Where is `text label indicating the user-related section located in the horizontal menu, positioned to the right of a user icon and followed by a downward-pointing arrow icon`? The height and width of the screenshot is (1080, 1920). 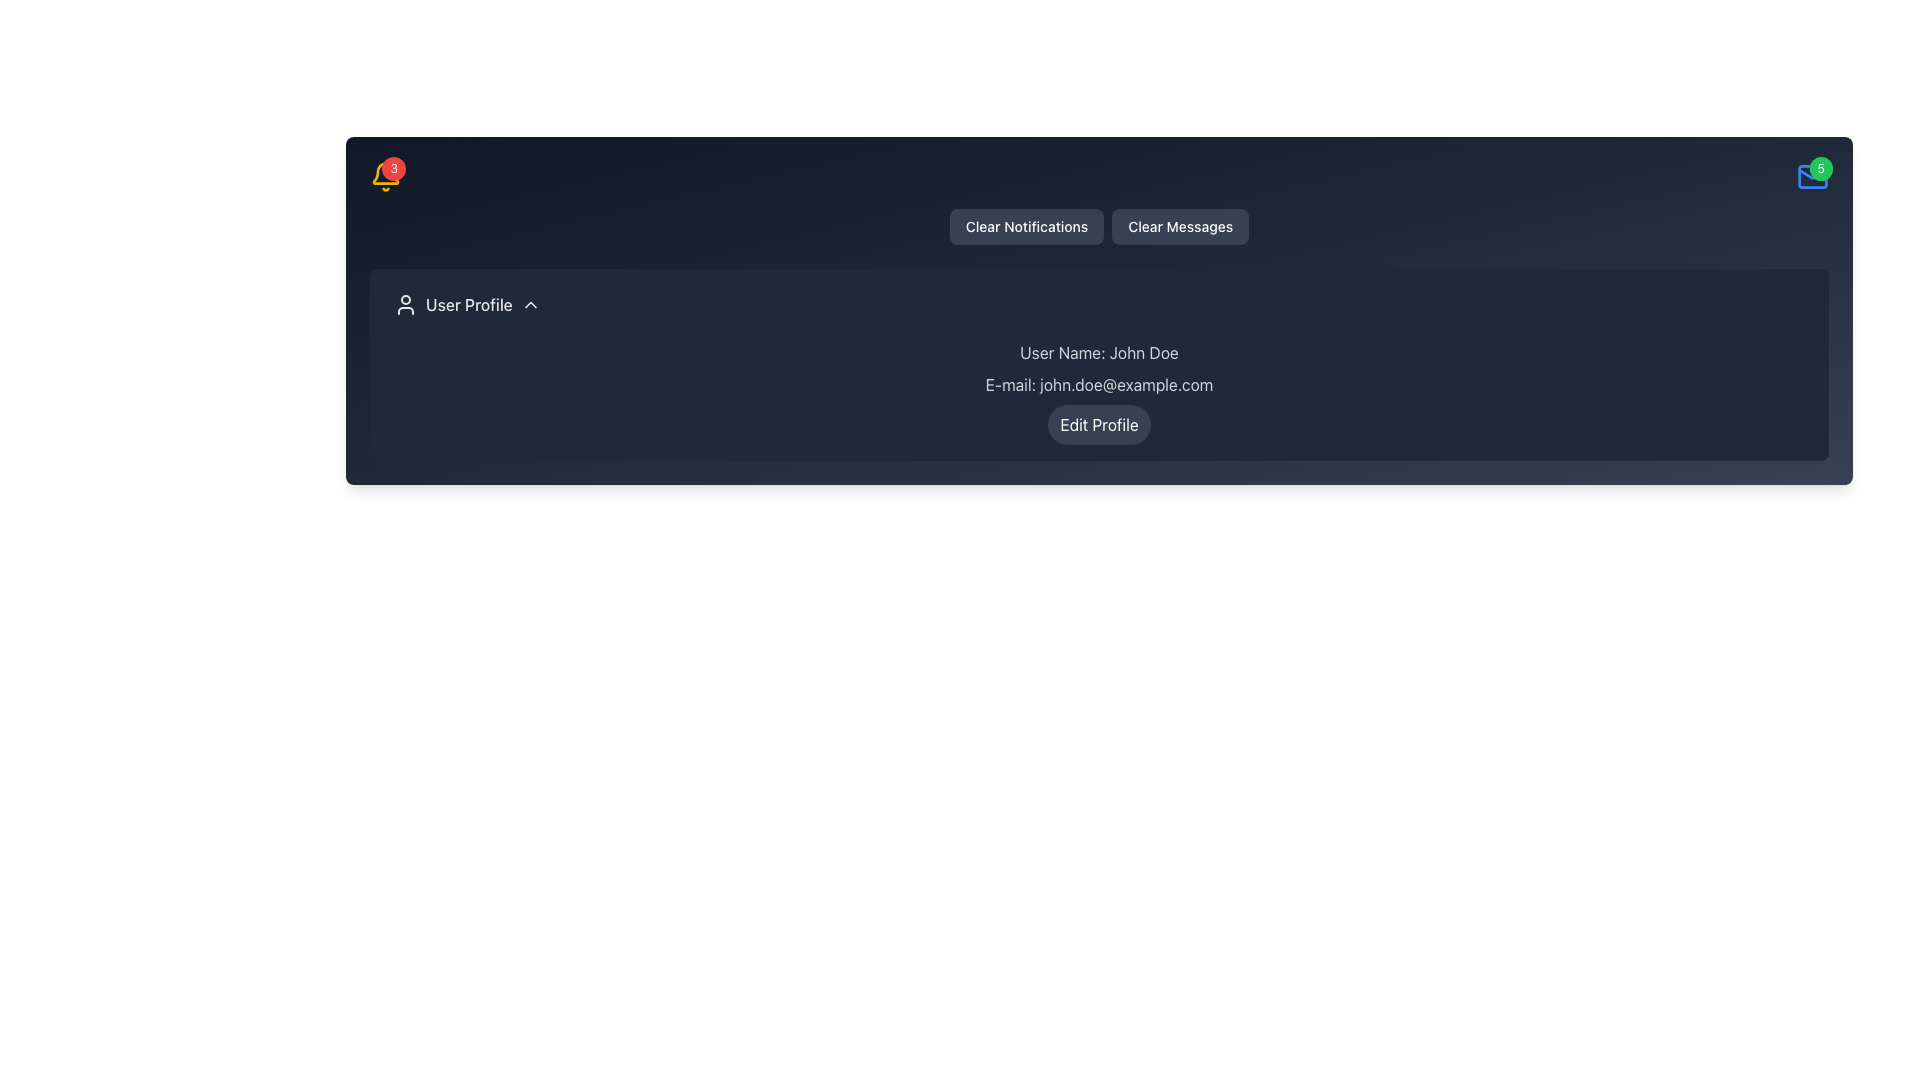
text label indicating the user-related section located in the horizontal menu, positioned to the right of a user icon and followed by a downward-pointing arrow icon is located at coordinates (468, 304).